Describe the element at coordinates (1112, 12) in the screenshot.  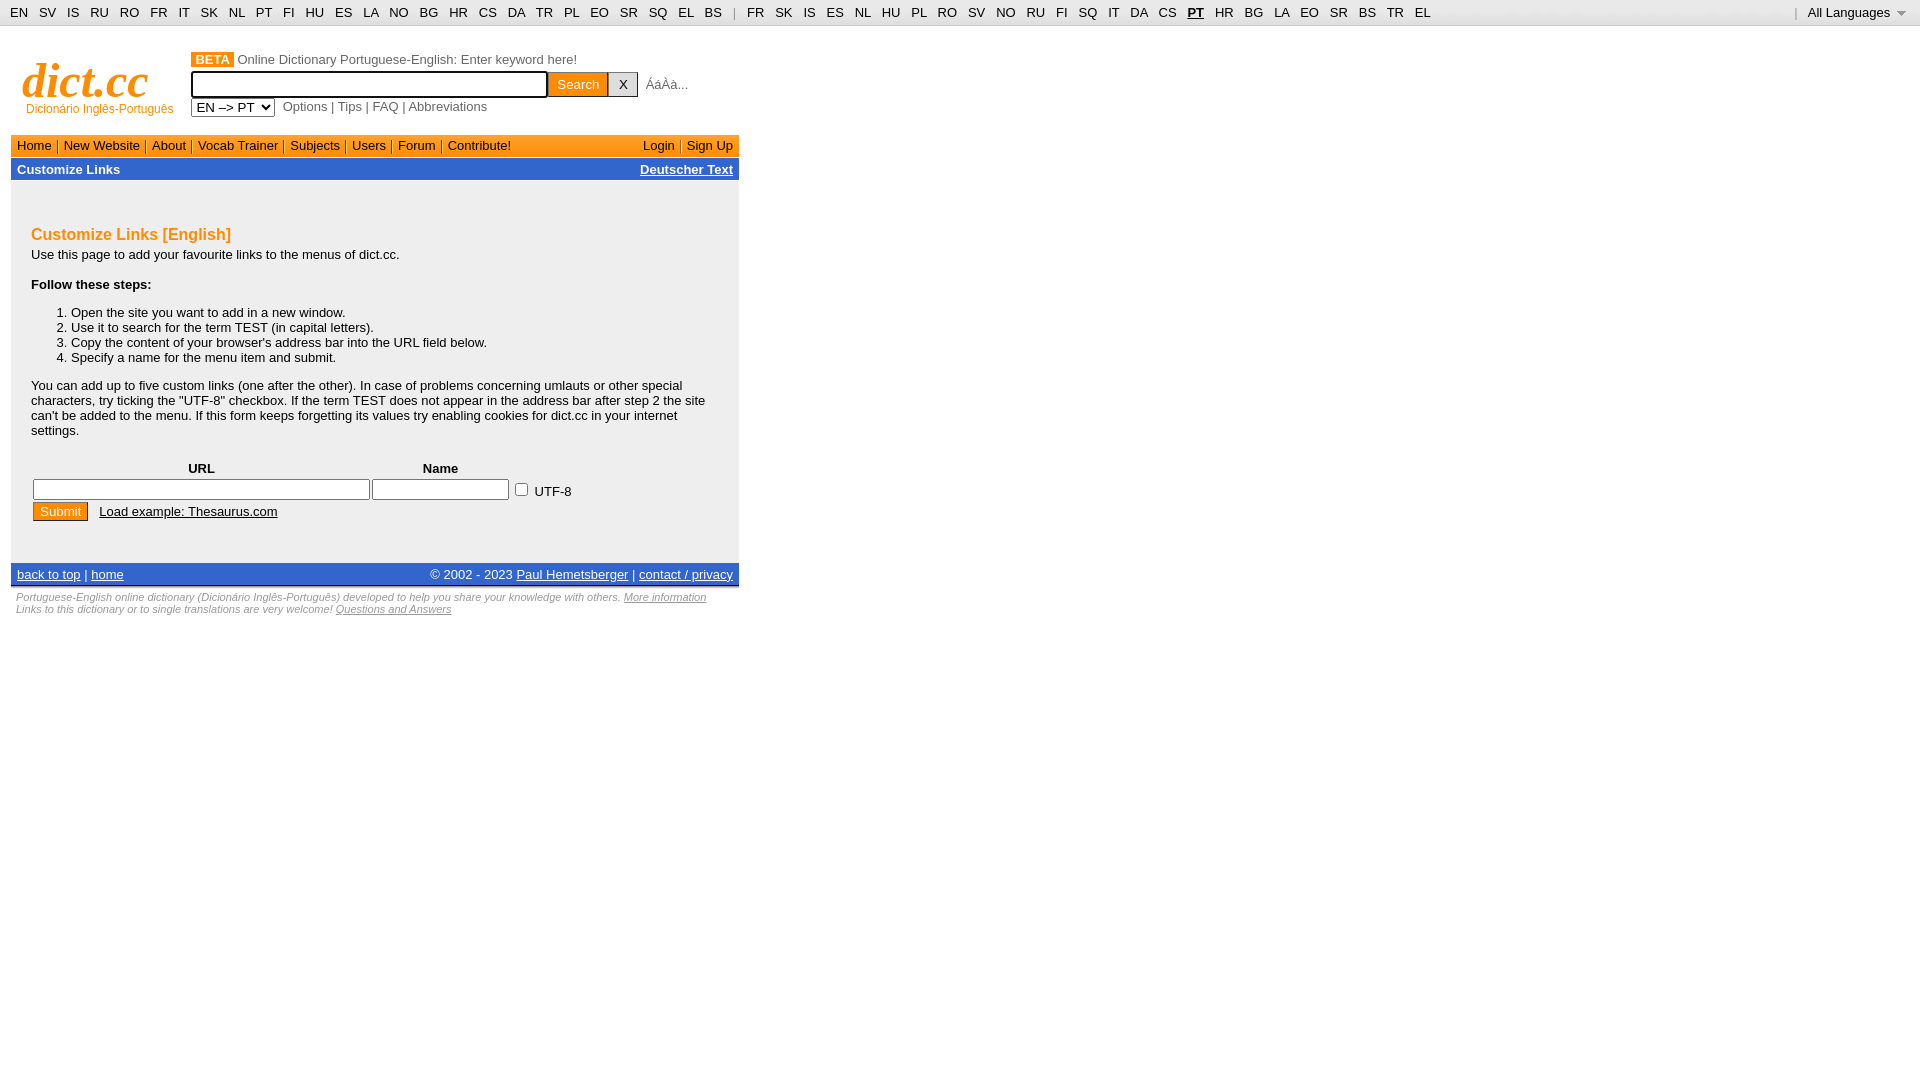
I see `'IT'` at that location.